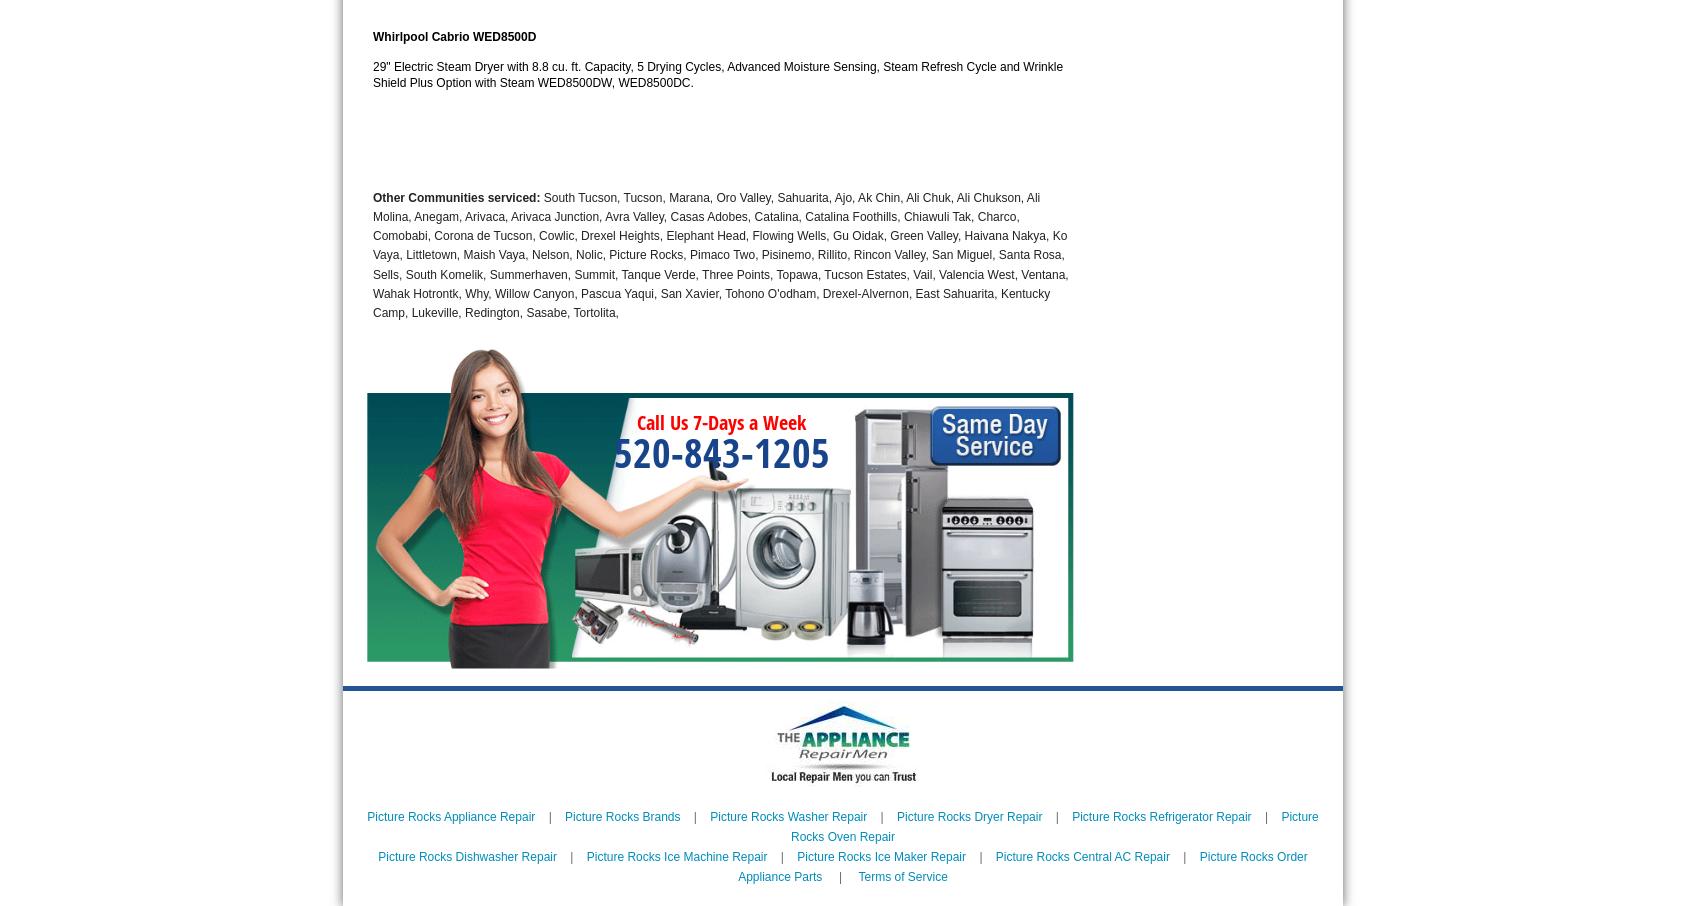 The height and width of the screenshot is (906, 1686). What do you see at coordinates (675, 854) in the screenshot?
I see `'Picture Rocks Ice Machine Repair'` at bounding box center [675, 854].